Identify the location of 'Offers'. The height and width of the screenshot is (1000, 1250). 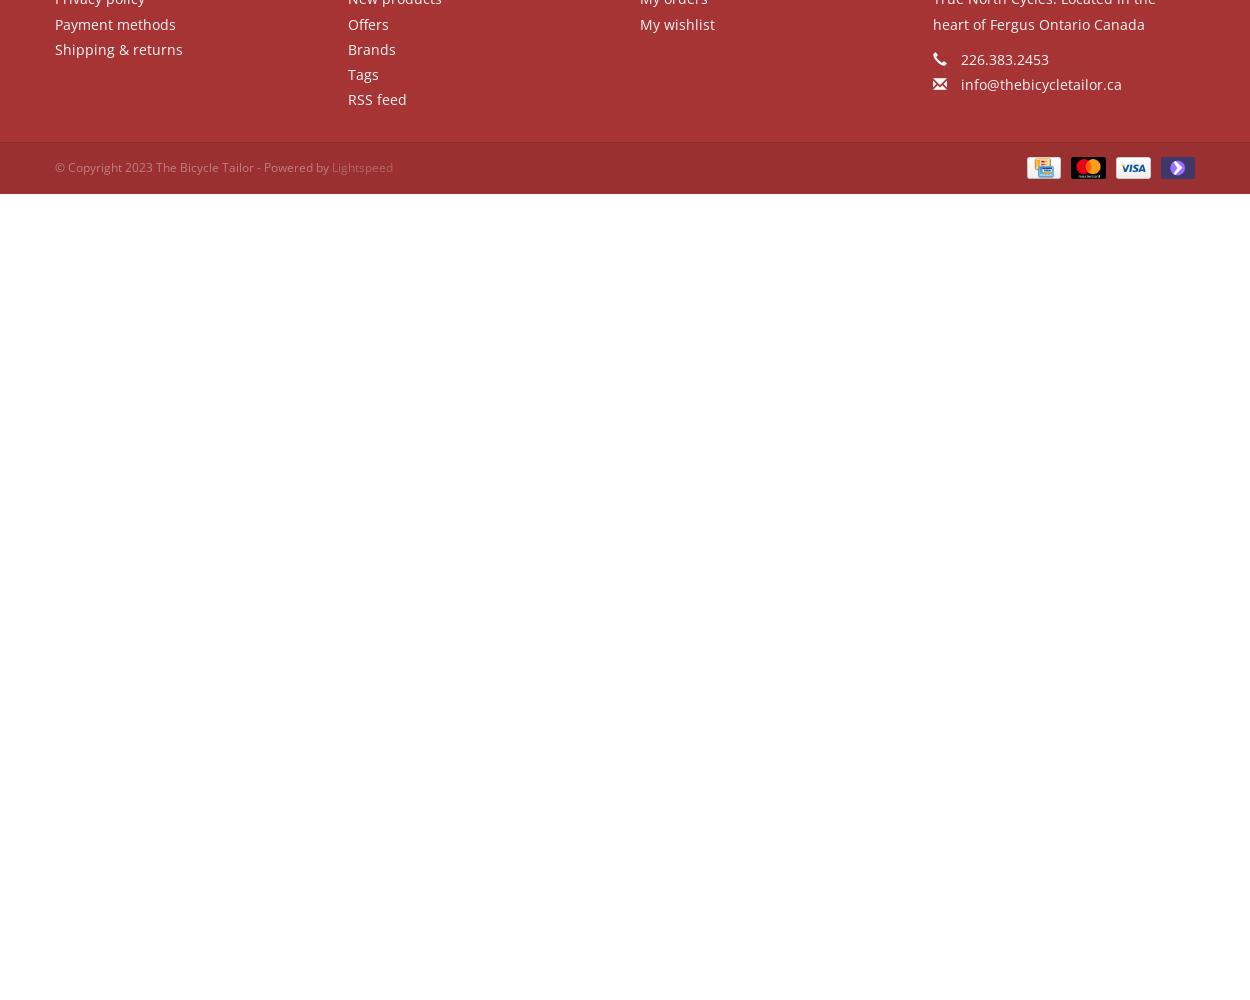
(366, 23).